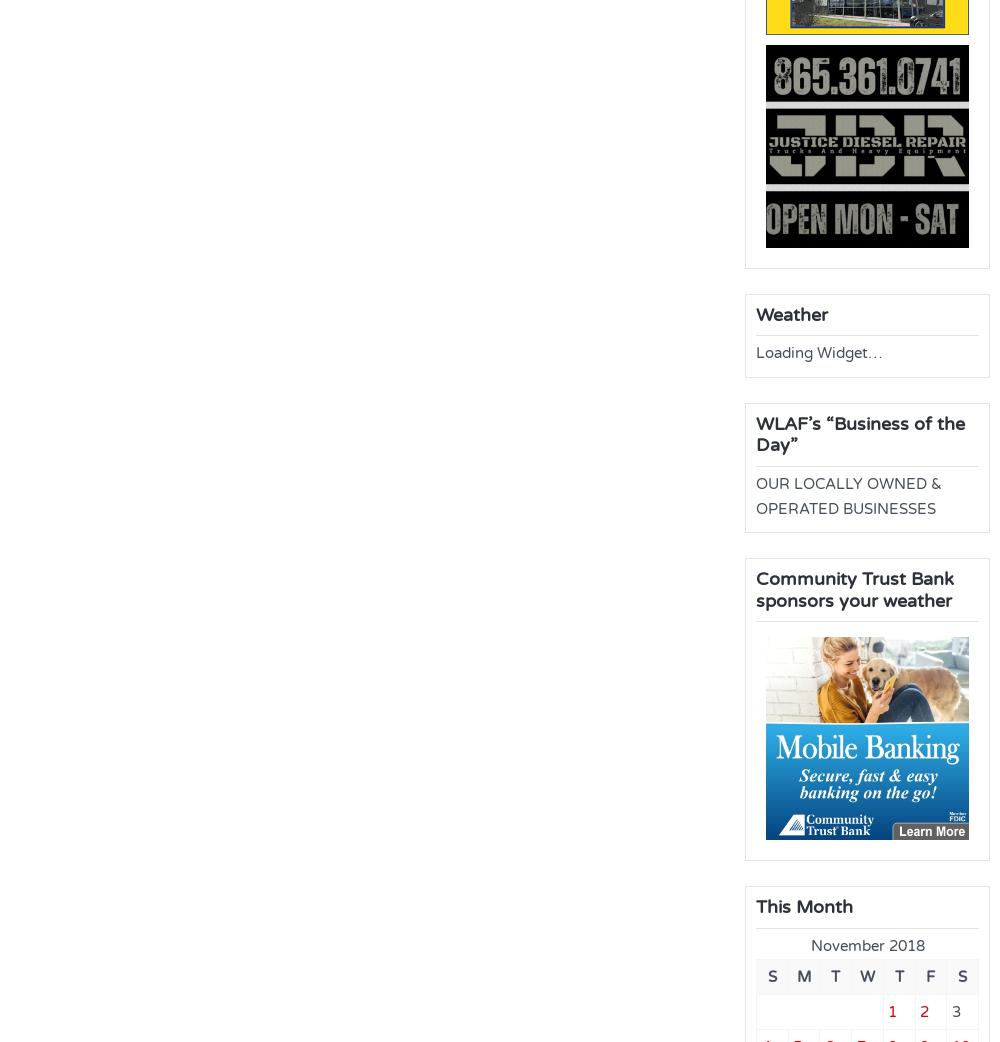 This screenshot has width=1000, height=1042. Describe the element at coordinates (954, 1010) in the screenshot. I see `'3'` at that location.